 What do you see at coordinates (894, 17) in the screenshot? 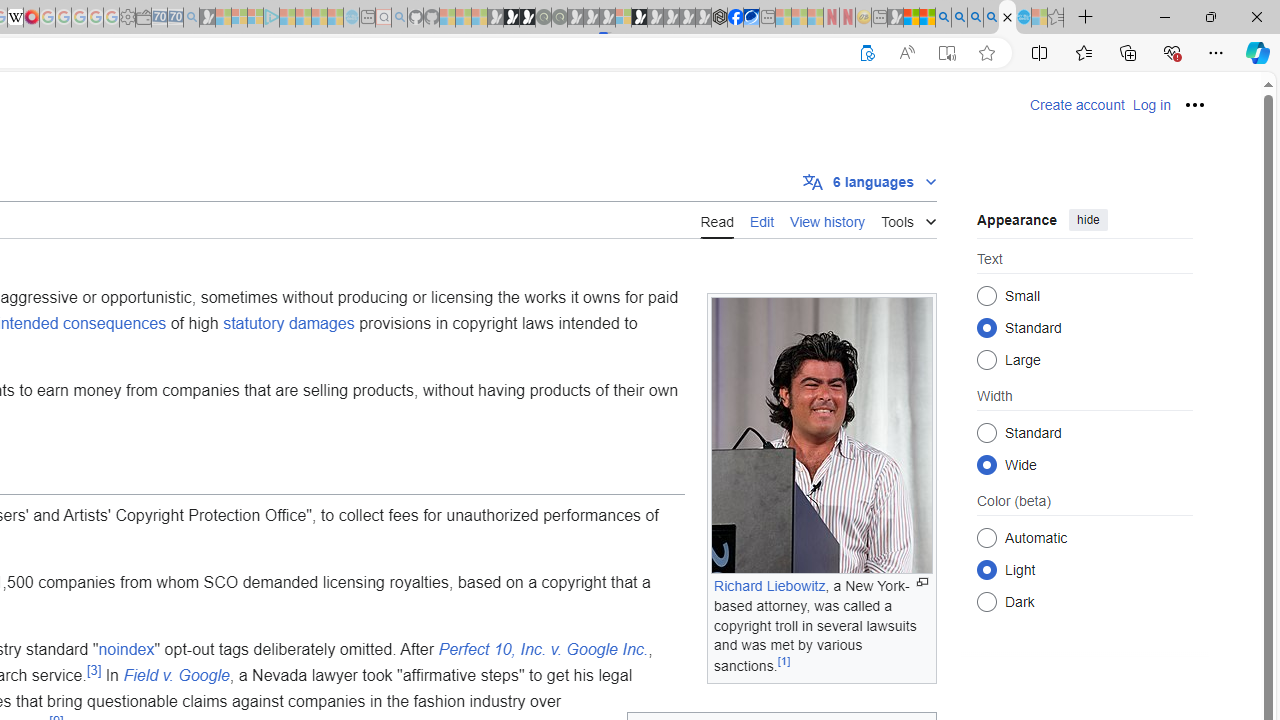
I see `'MSN - Sleeping'` at bounding box center [894, 17].